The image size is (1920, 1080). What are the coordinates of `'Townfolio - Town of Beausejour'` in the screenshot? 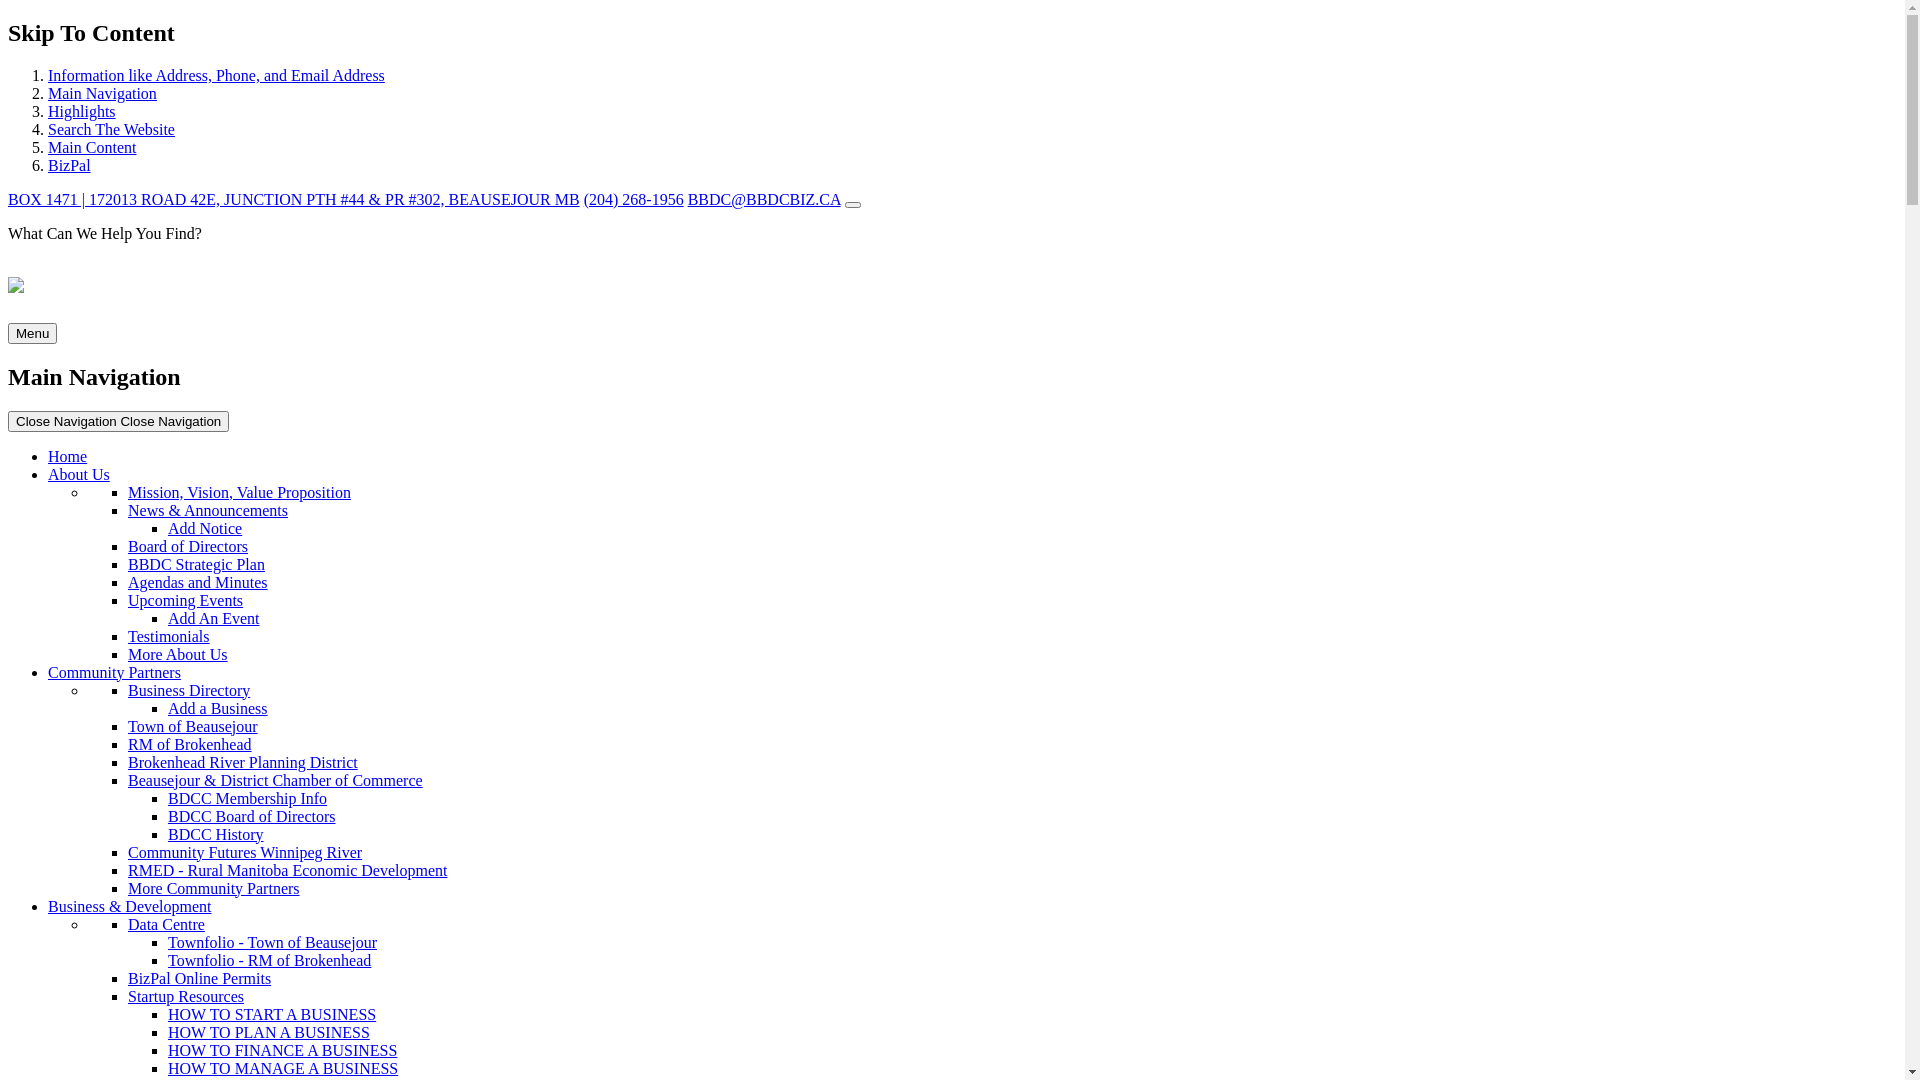 It's located at (271, 942).